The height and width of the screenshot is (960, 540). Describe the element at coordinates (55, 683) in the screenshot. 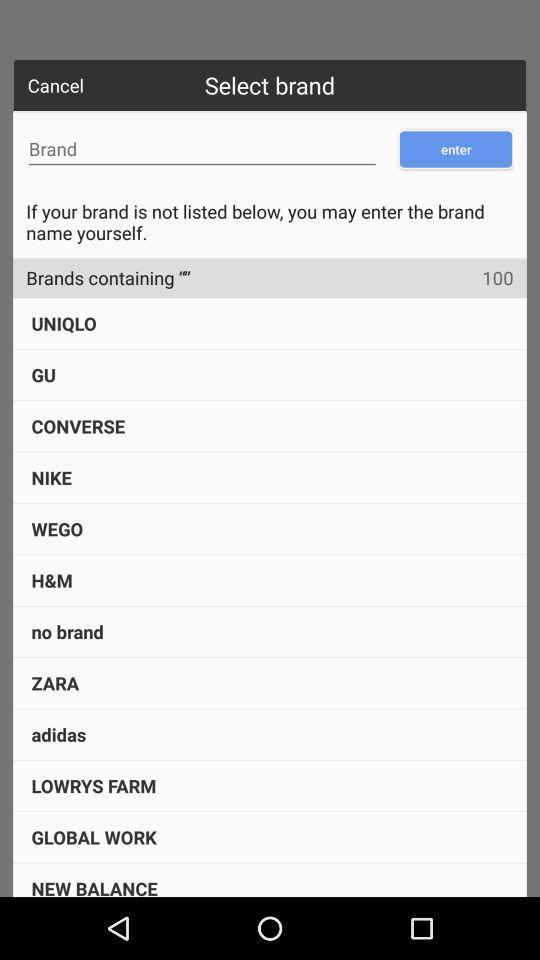

I see `zara item` at that location.